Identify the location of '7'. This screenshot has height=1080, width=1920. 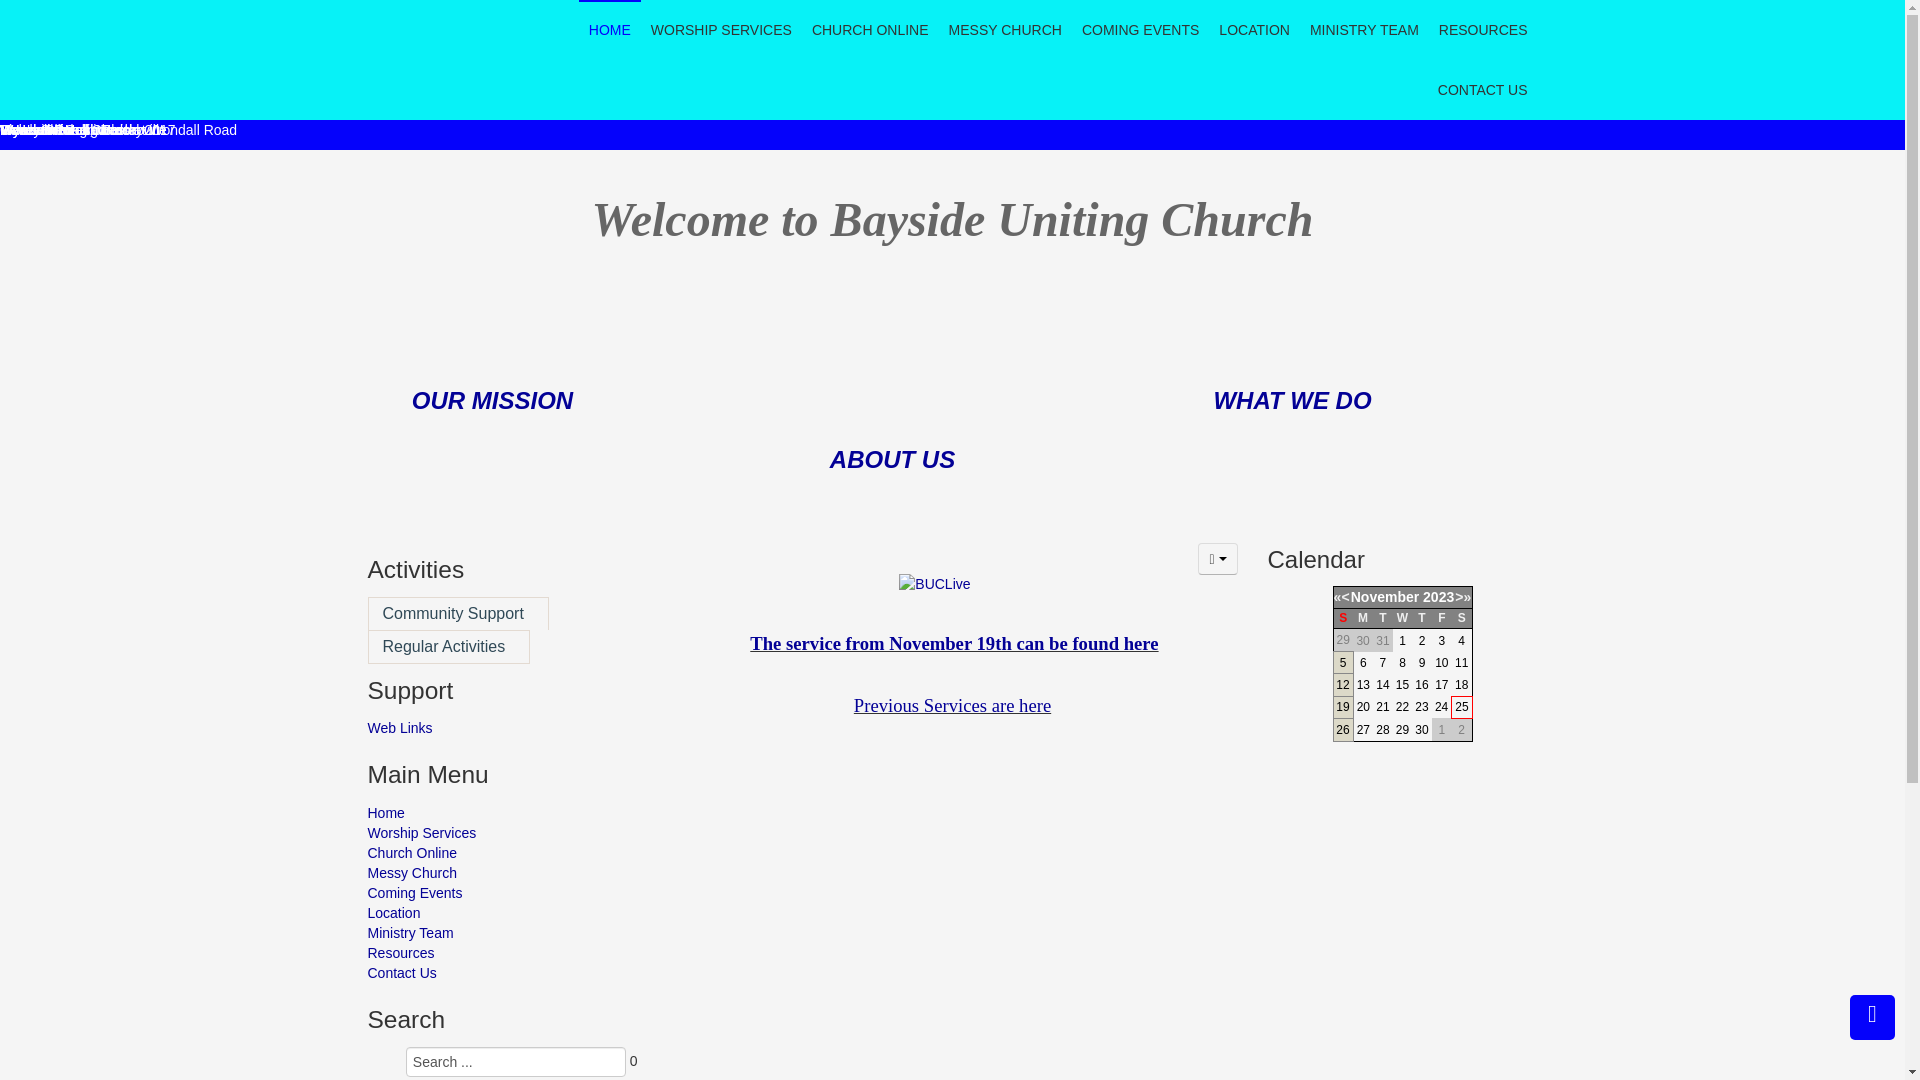
(1379, 663).